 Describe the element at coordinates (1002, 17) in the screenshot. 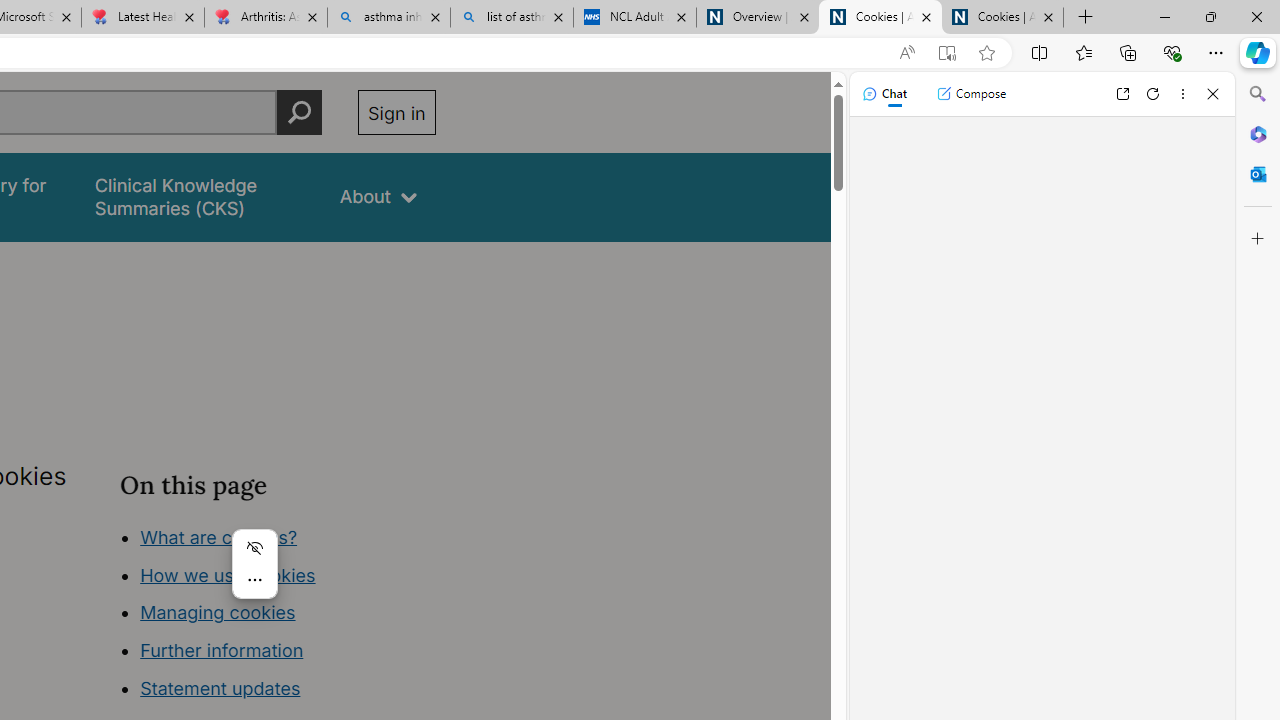

I see `'Cookies | About | NICE'` at that location.